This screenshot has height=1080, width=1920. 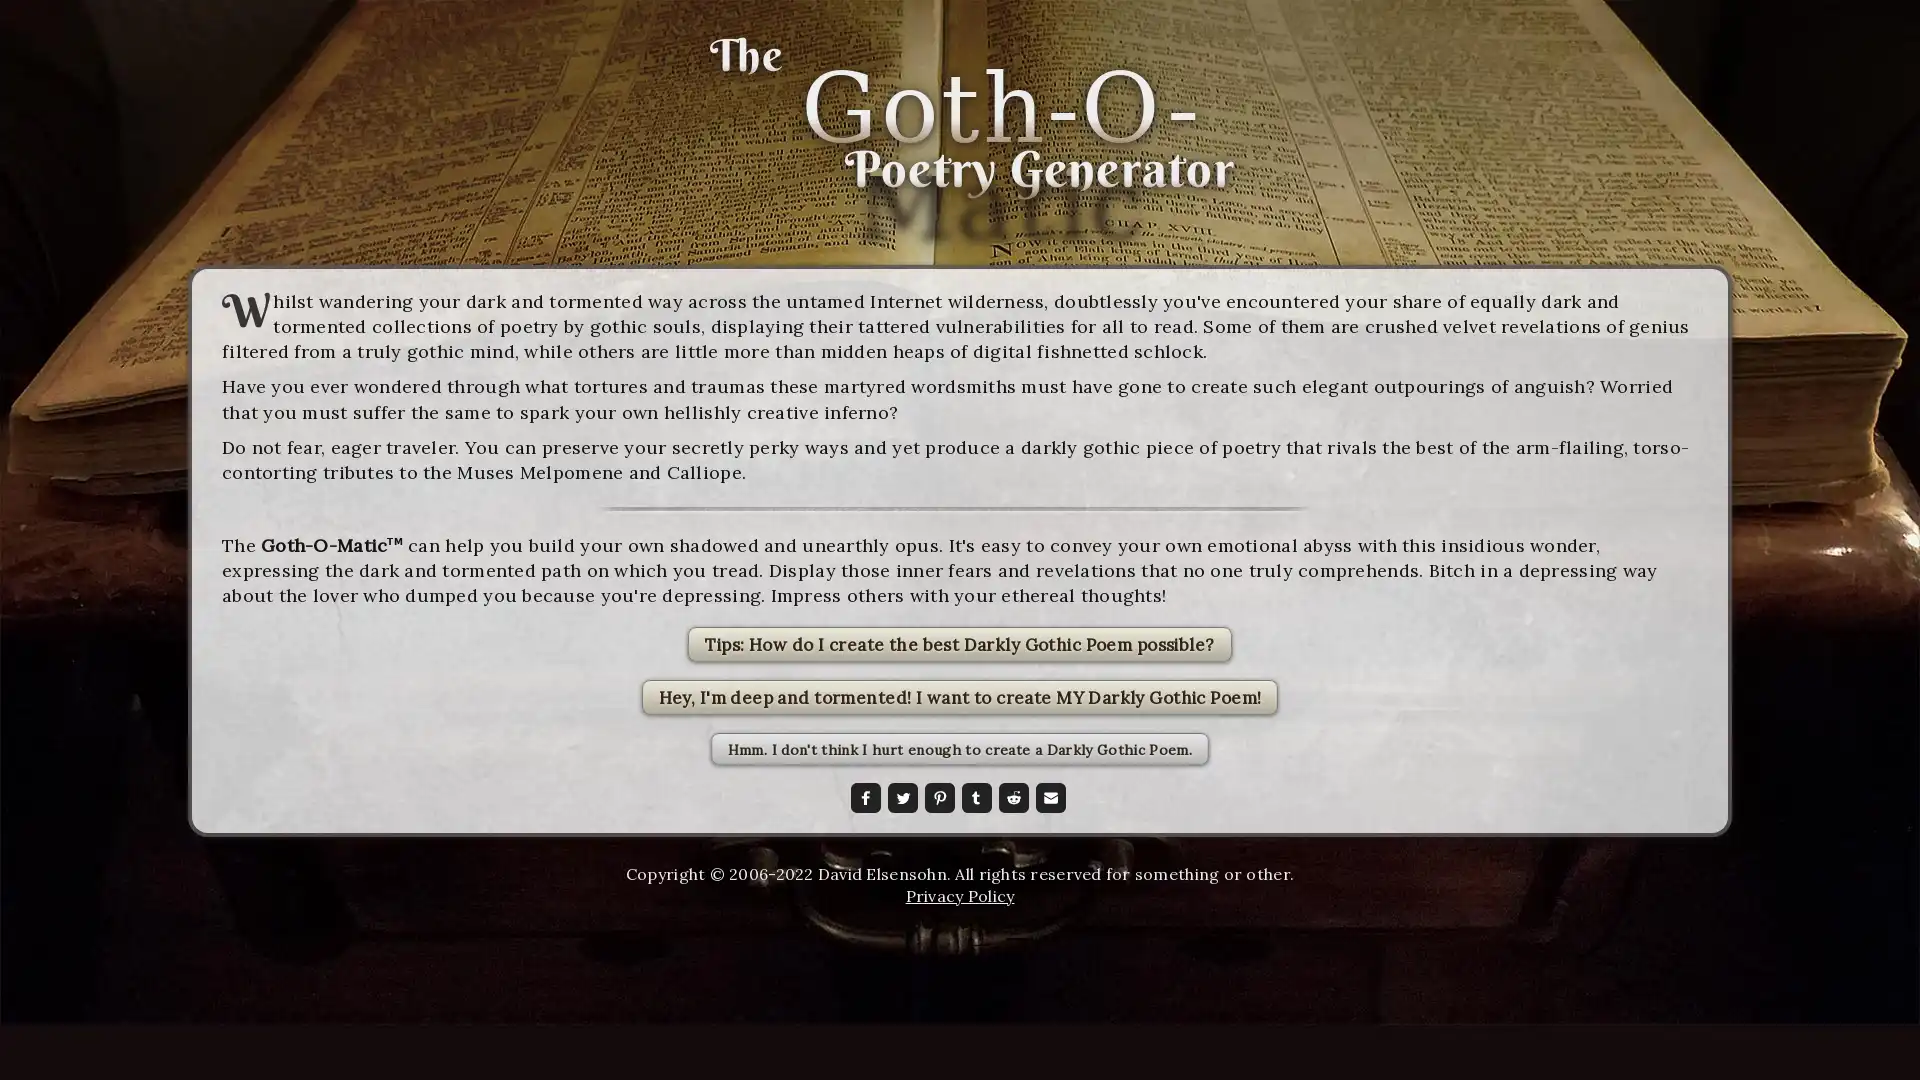 What do you see at coordinates (874, 796) in the screenshot?
I see `Share to Facebook` at bounding box center [874, 796].